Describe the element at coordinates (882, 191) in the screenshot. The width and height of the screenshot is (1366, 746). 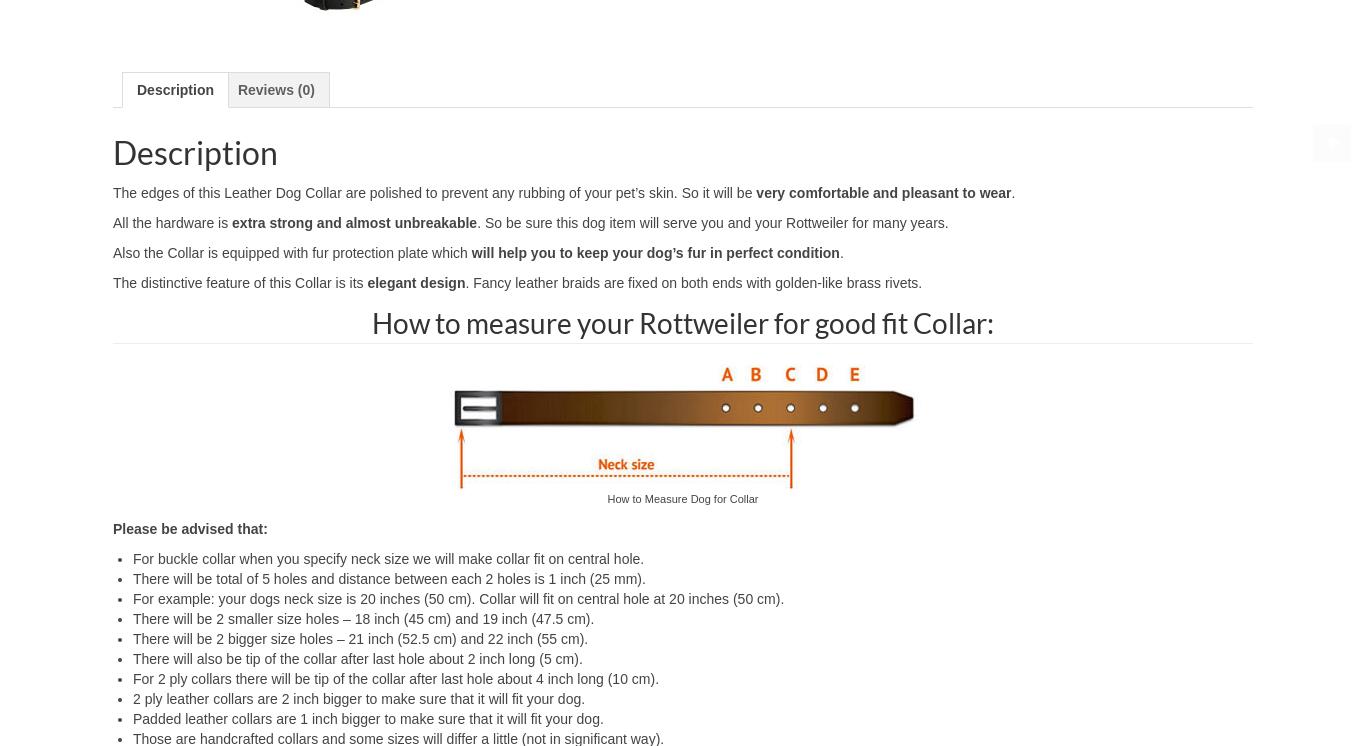
I see `'very comfortable and pleasant to wear'` at that location.